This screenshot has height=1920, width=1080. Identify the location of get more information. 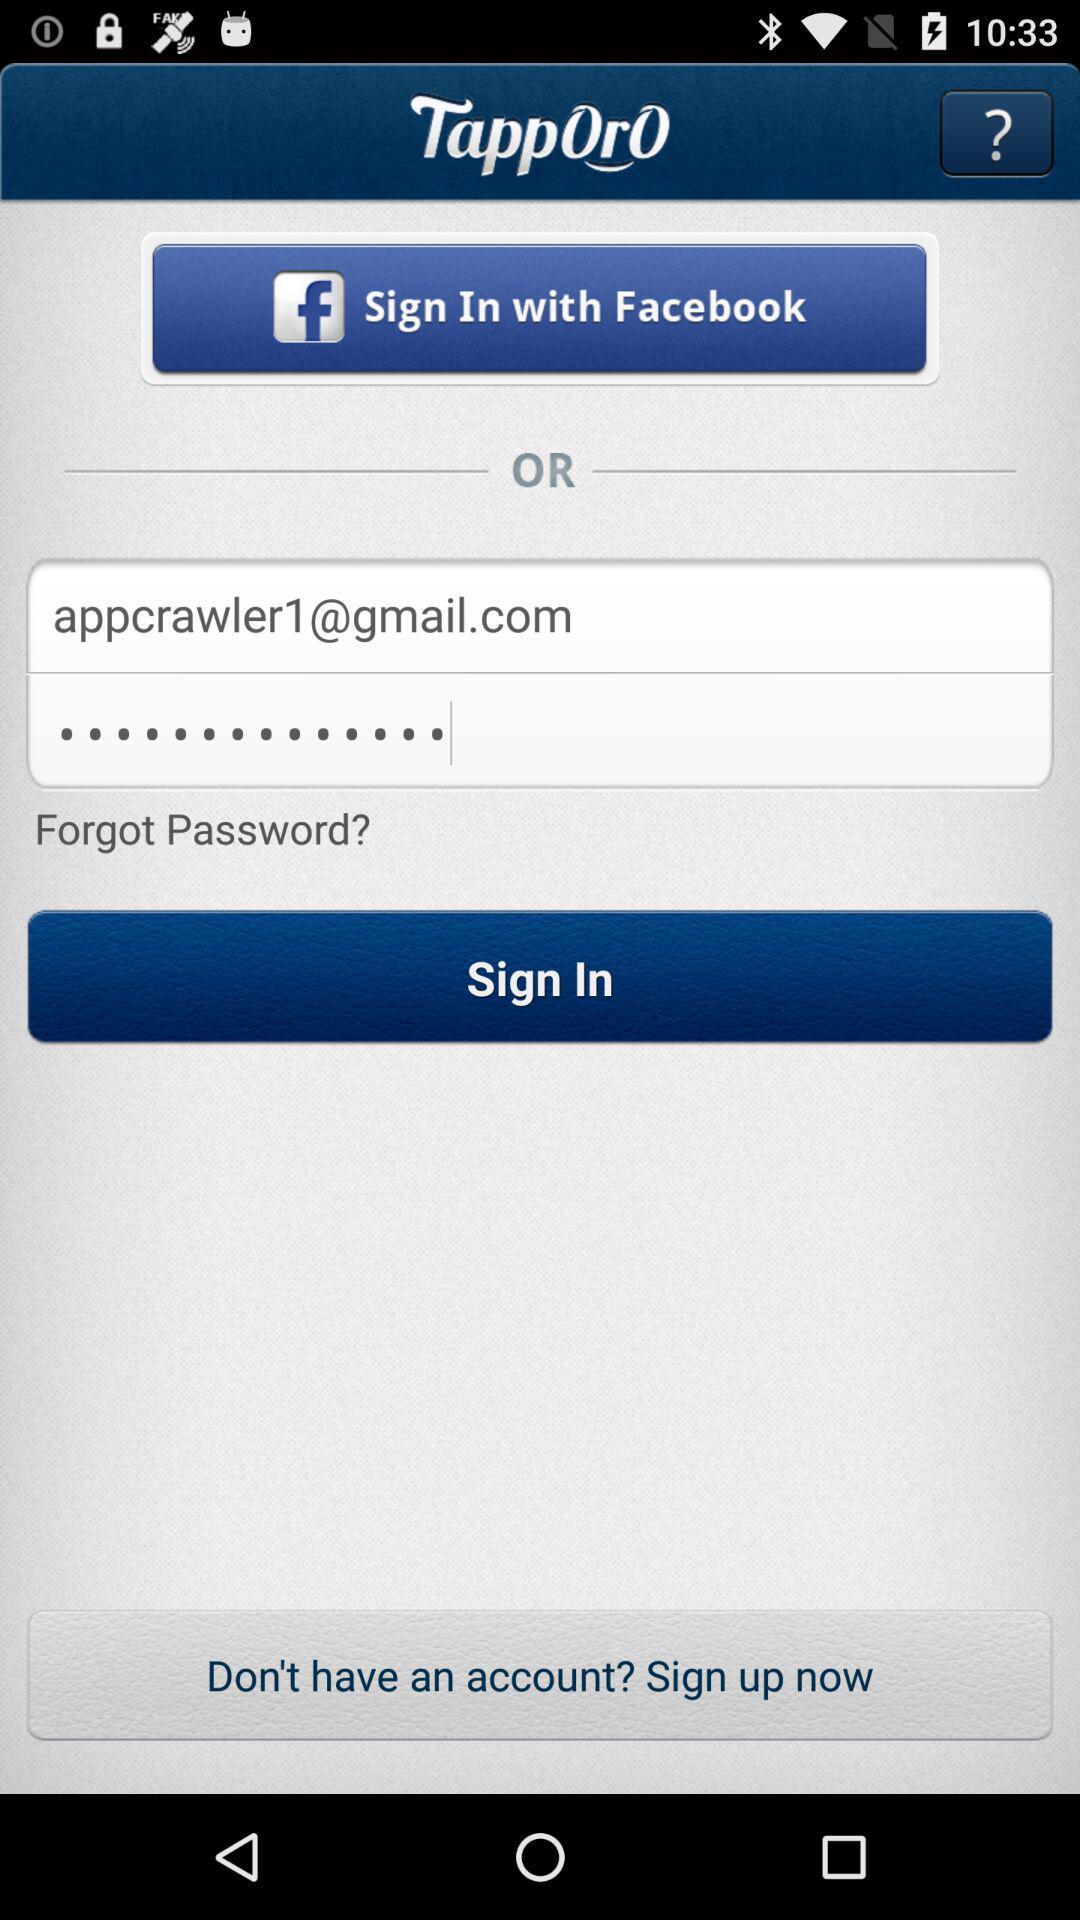
(996, 132).